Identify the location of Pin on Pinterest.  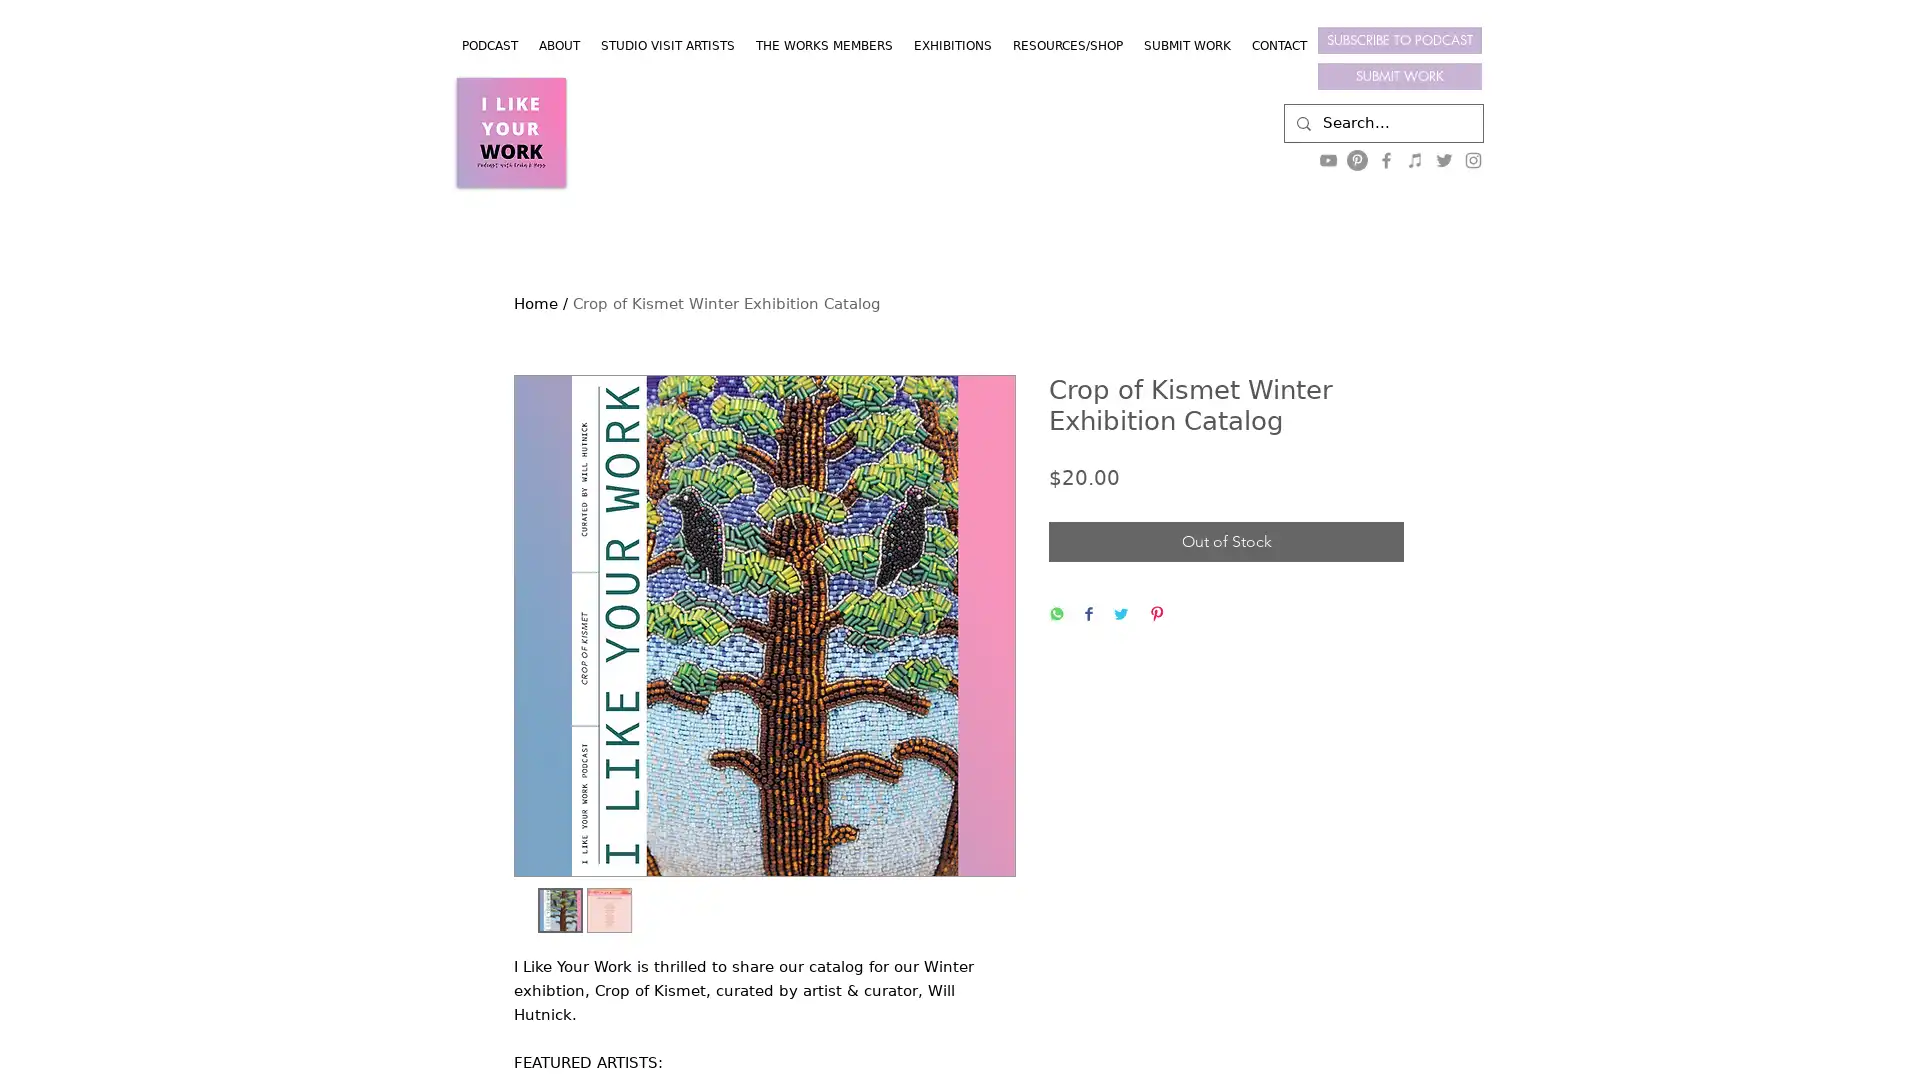
(1156, 614).